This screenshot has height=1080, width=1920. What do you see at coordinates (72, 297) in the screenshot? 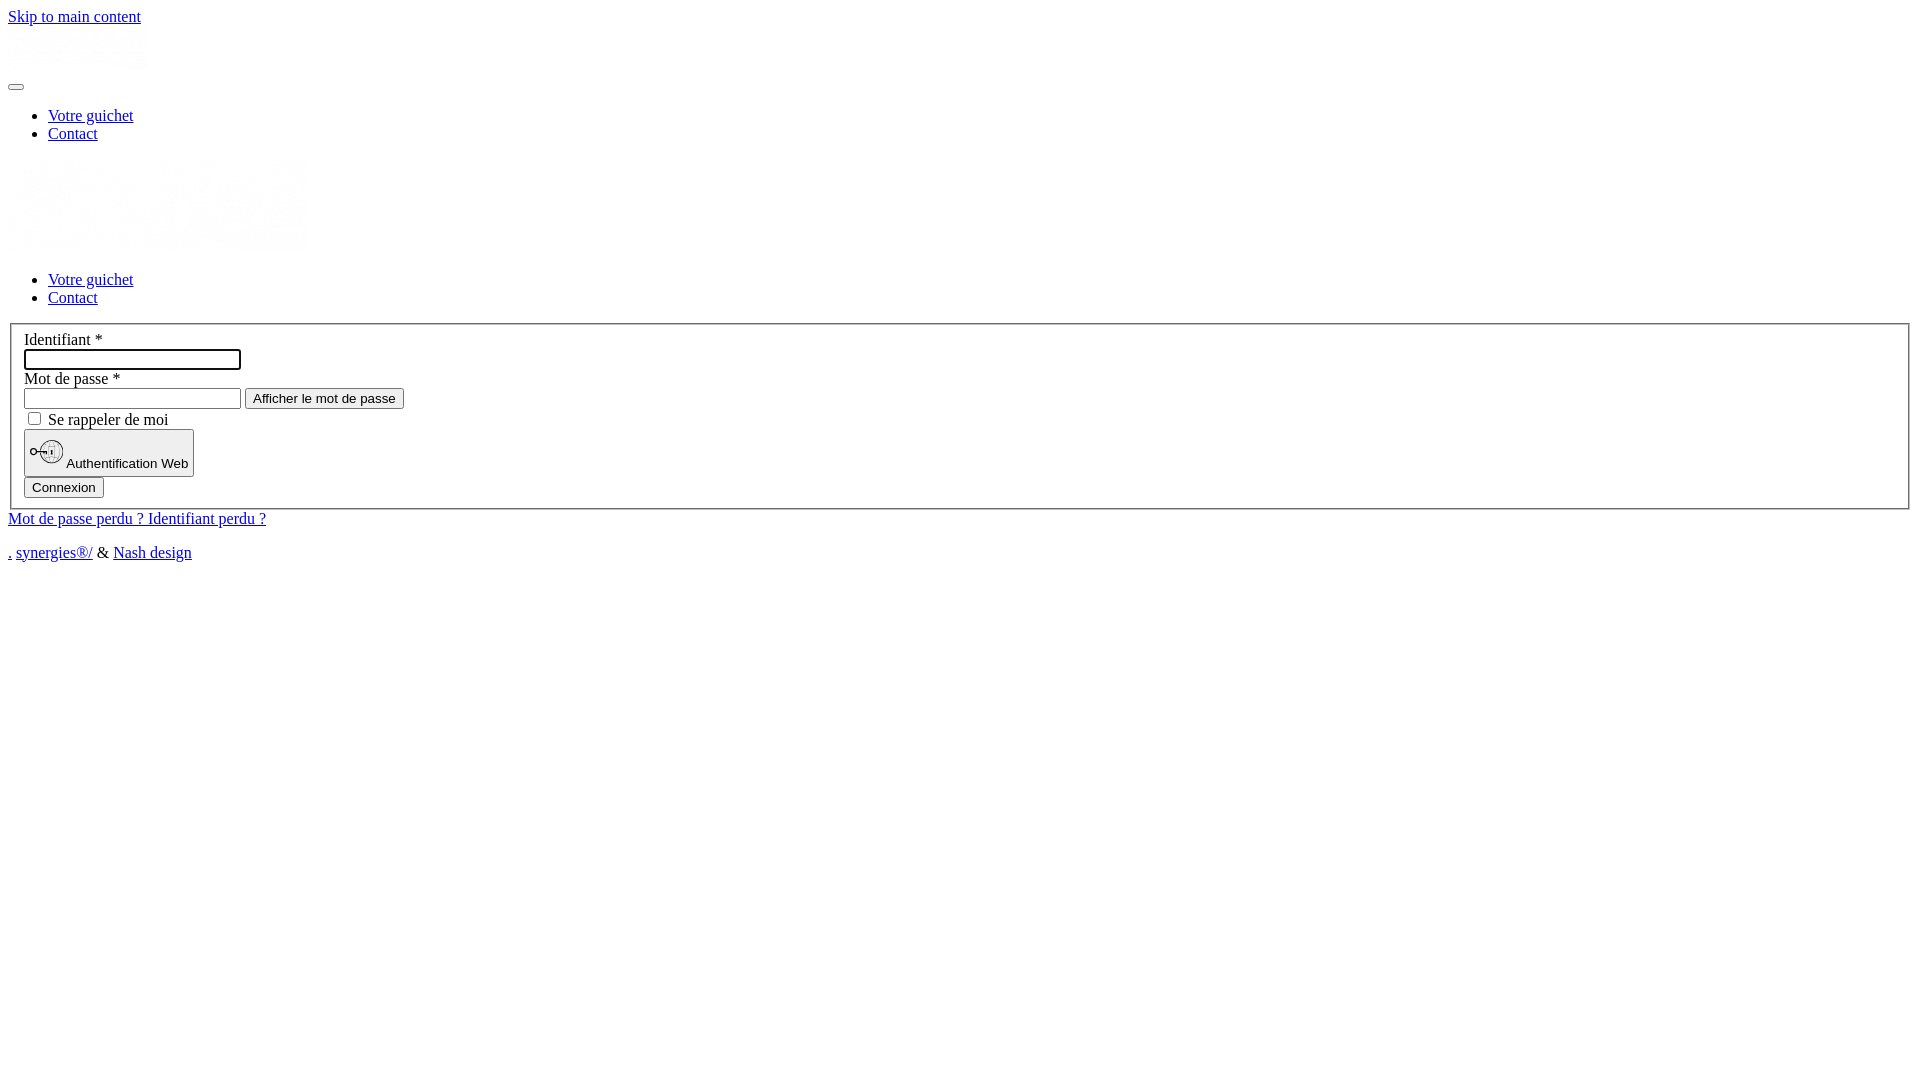
I see `'Contact'` at bounding box center [72, 297].